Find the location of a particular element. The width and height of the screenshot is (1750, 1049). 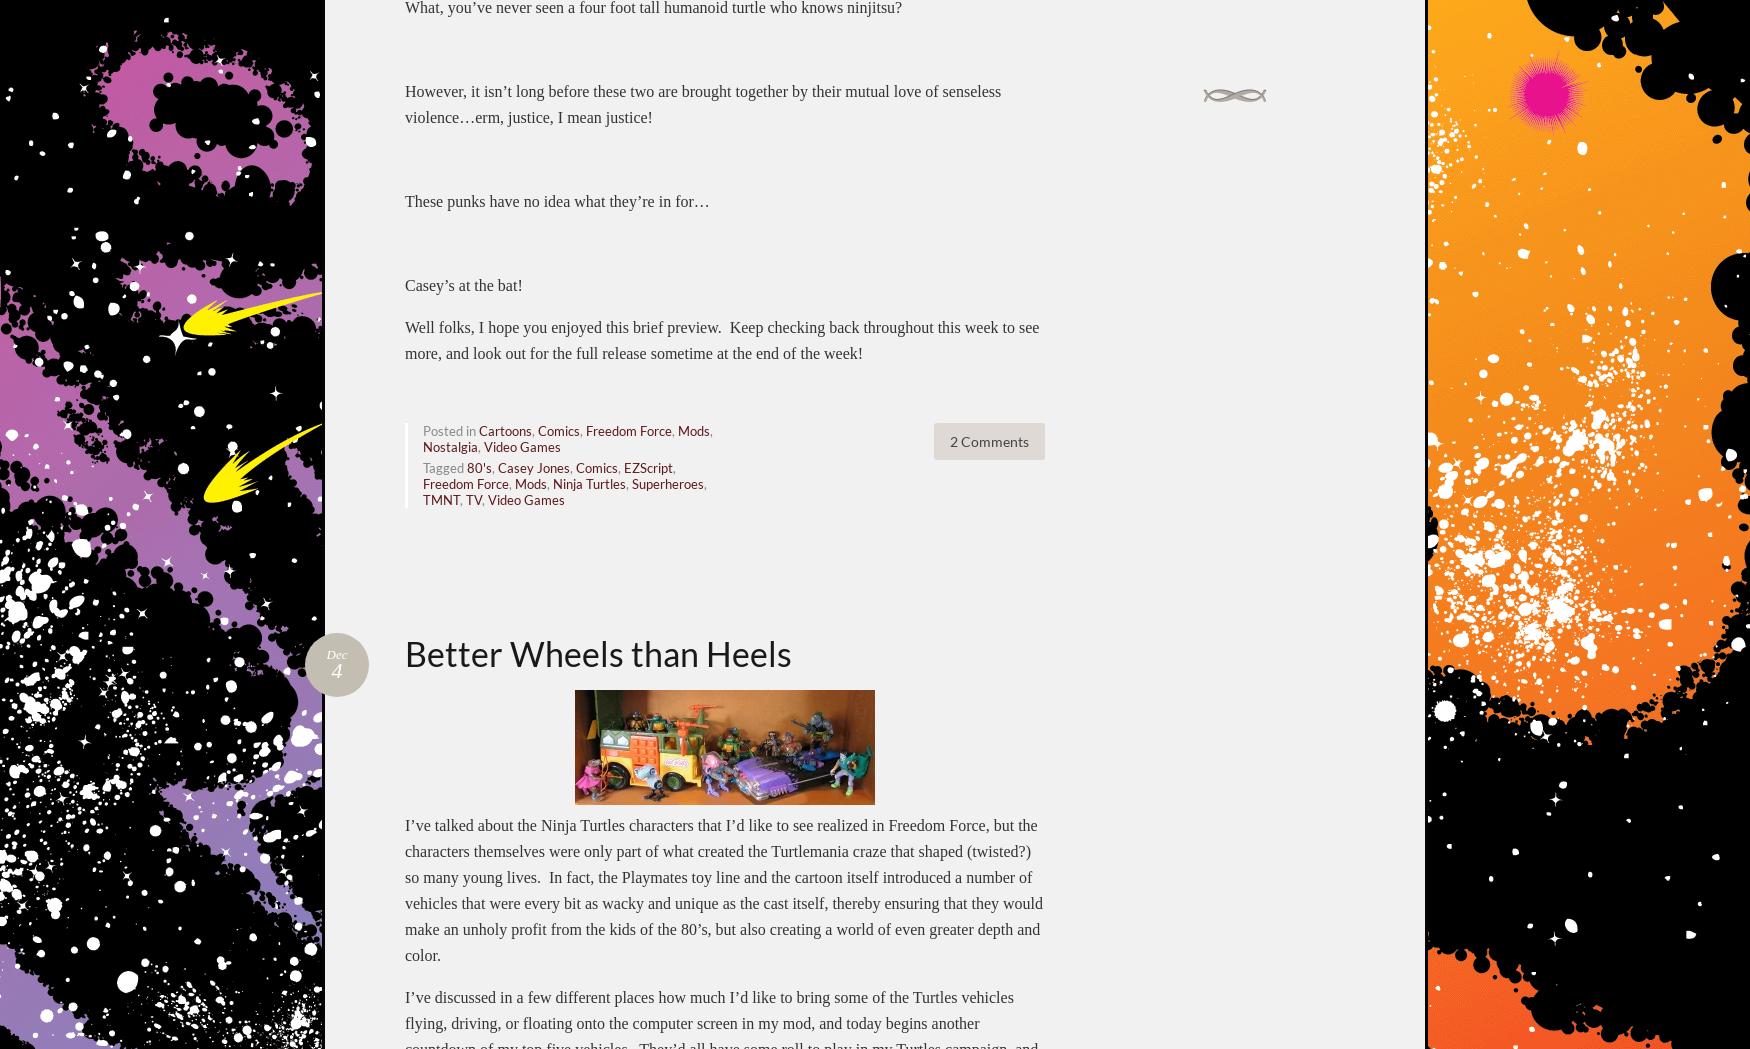

'TV' is located at coordinates (474, 498).